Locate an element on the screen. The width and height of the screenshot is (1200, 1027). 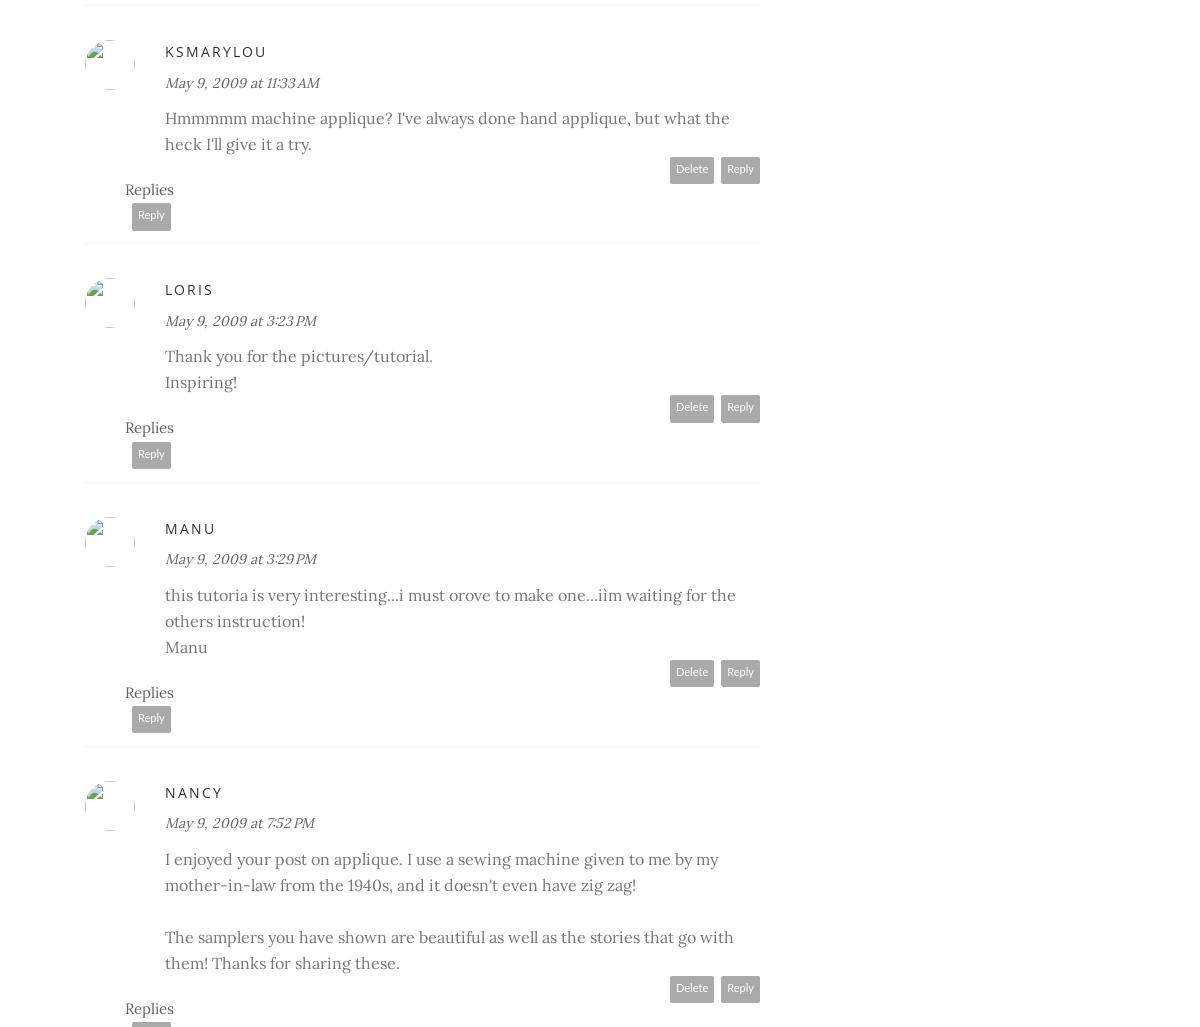
'Hmmmmm machine applique?  I've always done hand applique, but what the heck I'll give it a try.' is located at coordinates (447, 131).